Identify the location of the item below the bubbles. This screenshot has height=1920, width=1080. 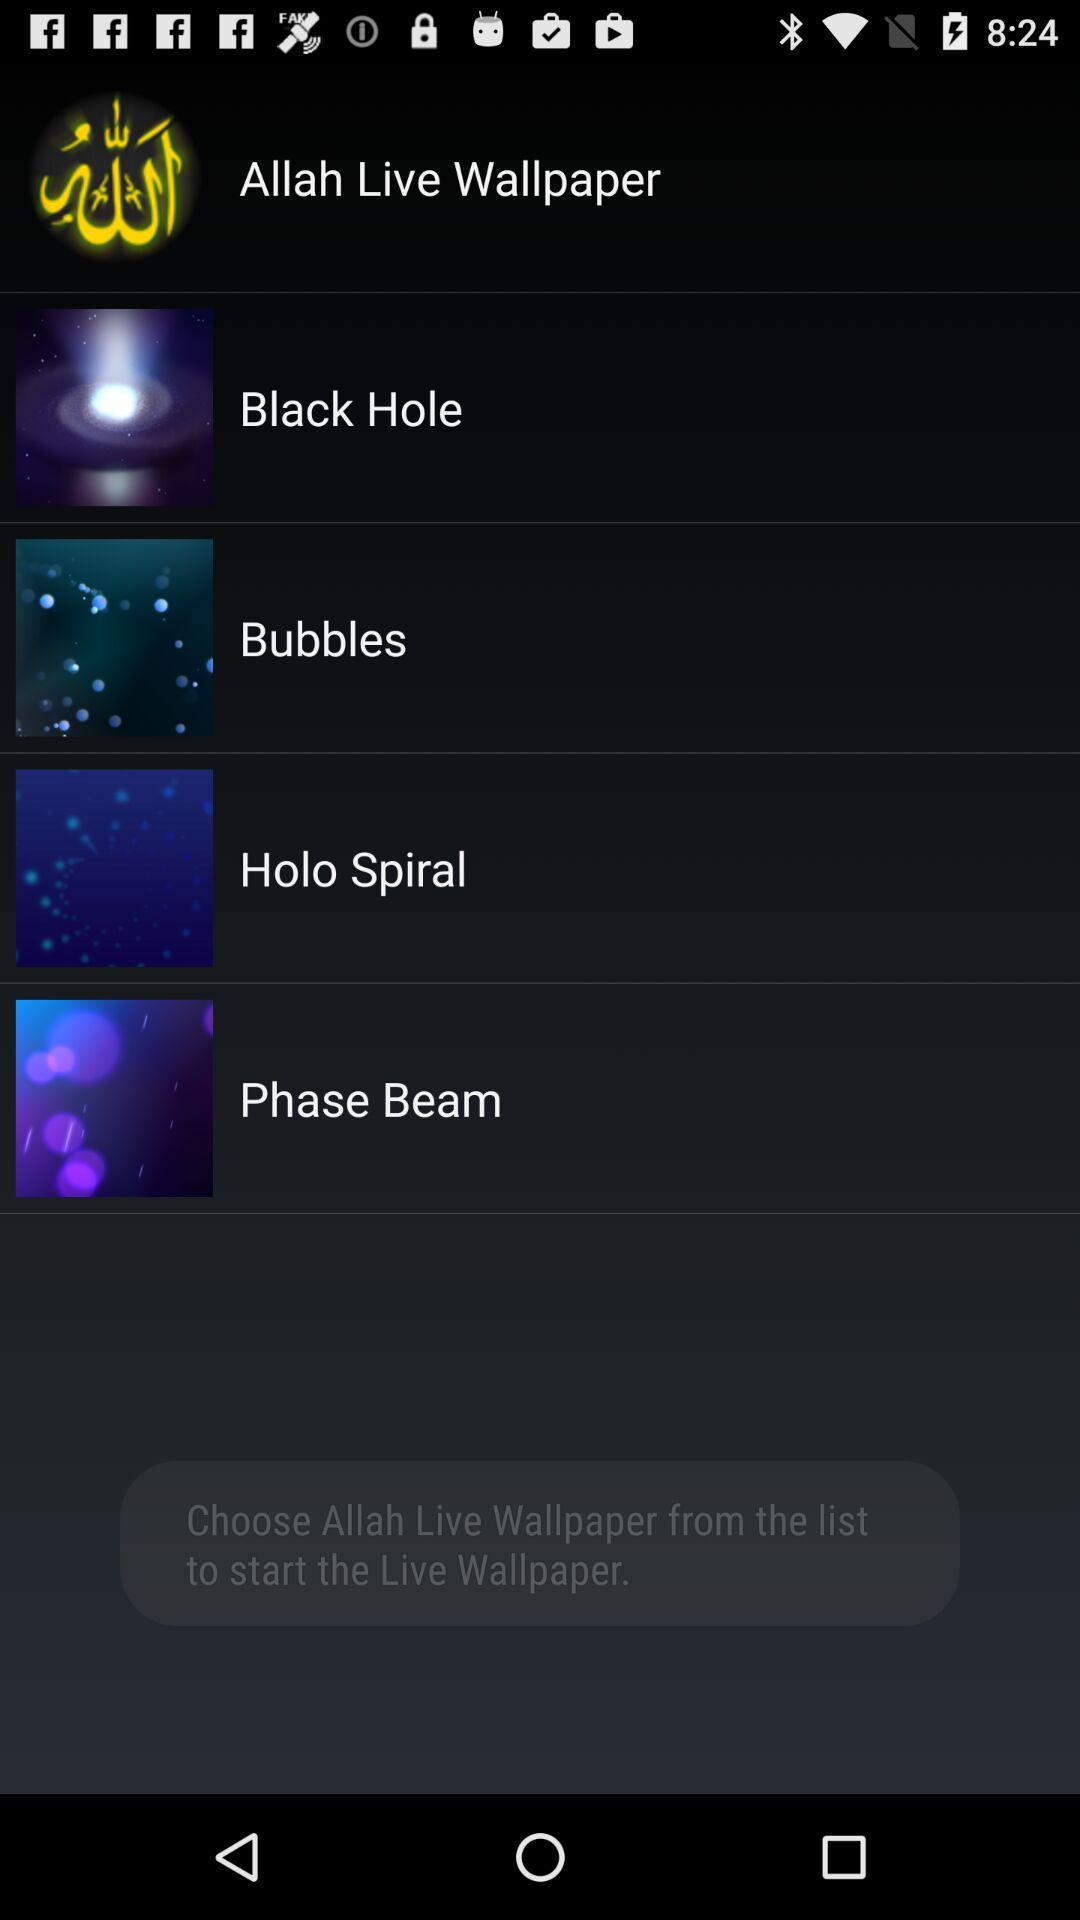
(352, 868).